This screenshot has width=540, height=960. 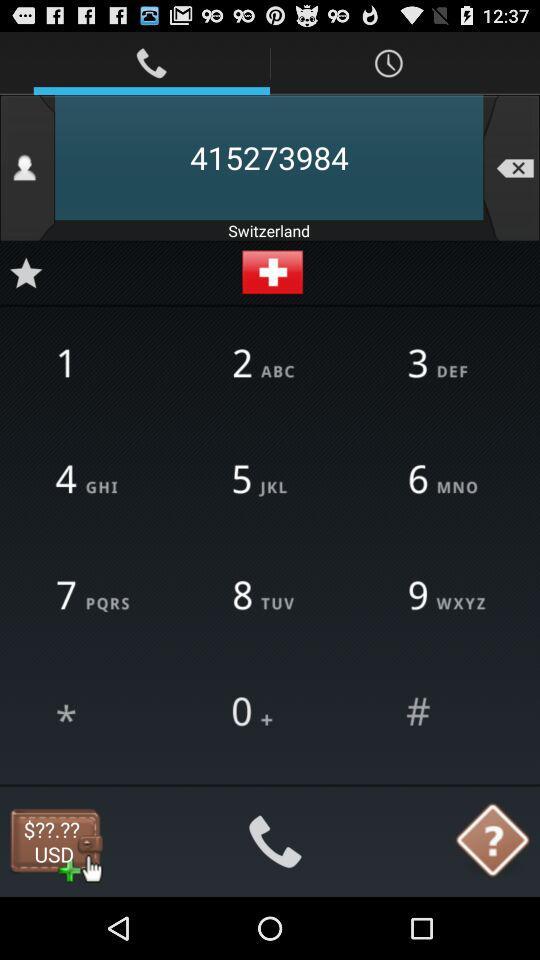 What do you see at coordinates (25, 271) in the screenshot?
I see `number` at bounding box center [25, 271].